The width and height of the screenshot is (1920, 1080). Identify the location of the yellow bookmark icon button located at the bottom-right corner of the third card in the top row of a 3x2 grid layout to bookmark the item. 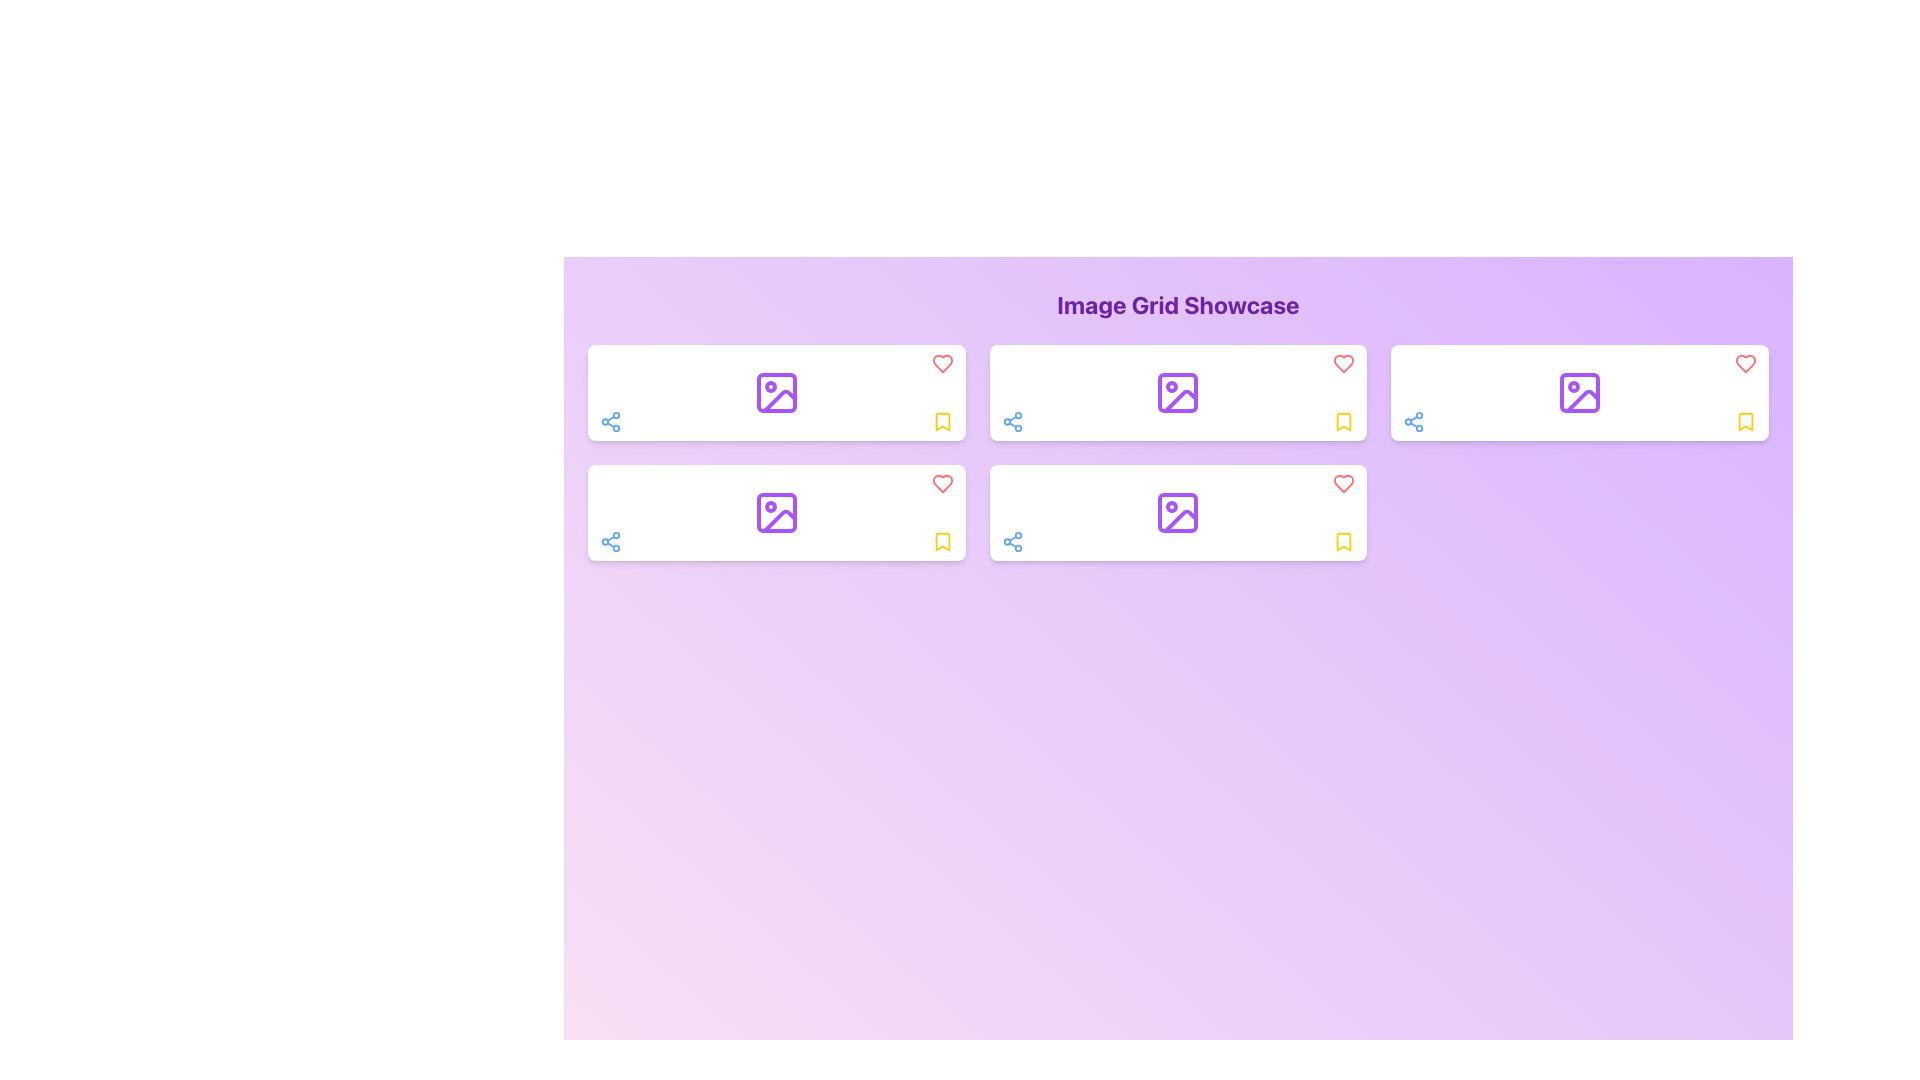
(1344, 420).